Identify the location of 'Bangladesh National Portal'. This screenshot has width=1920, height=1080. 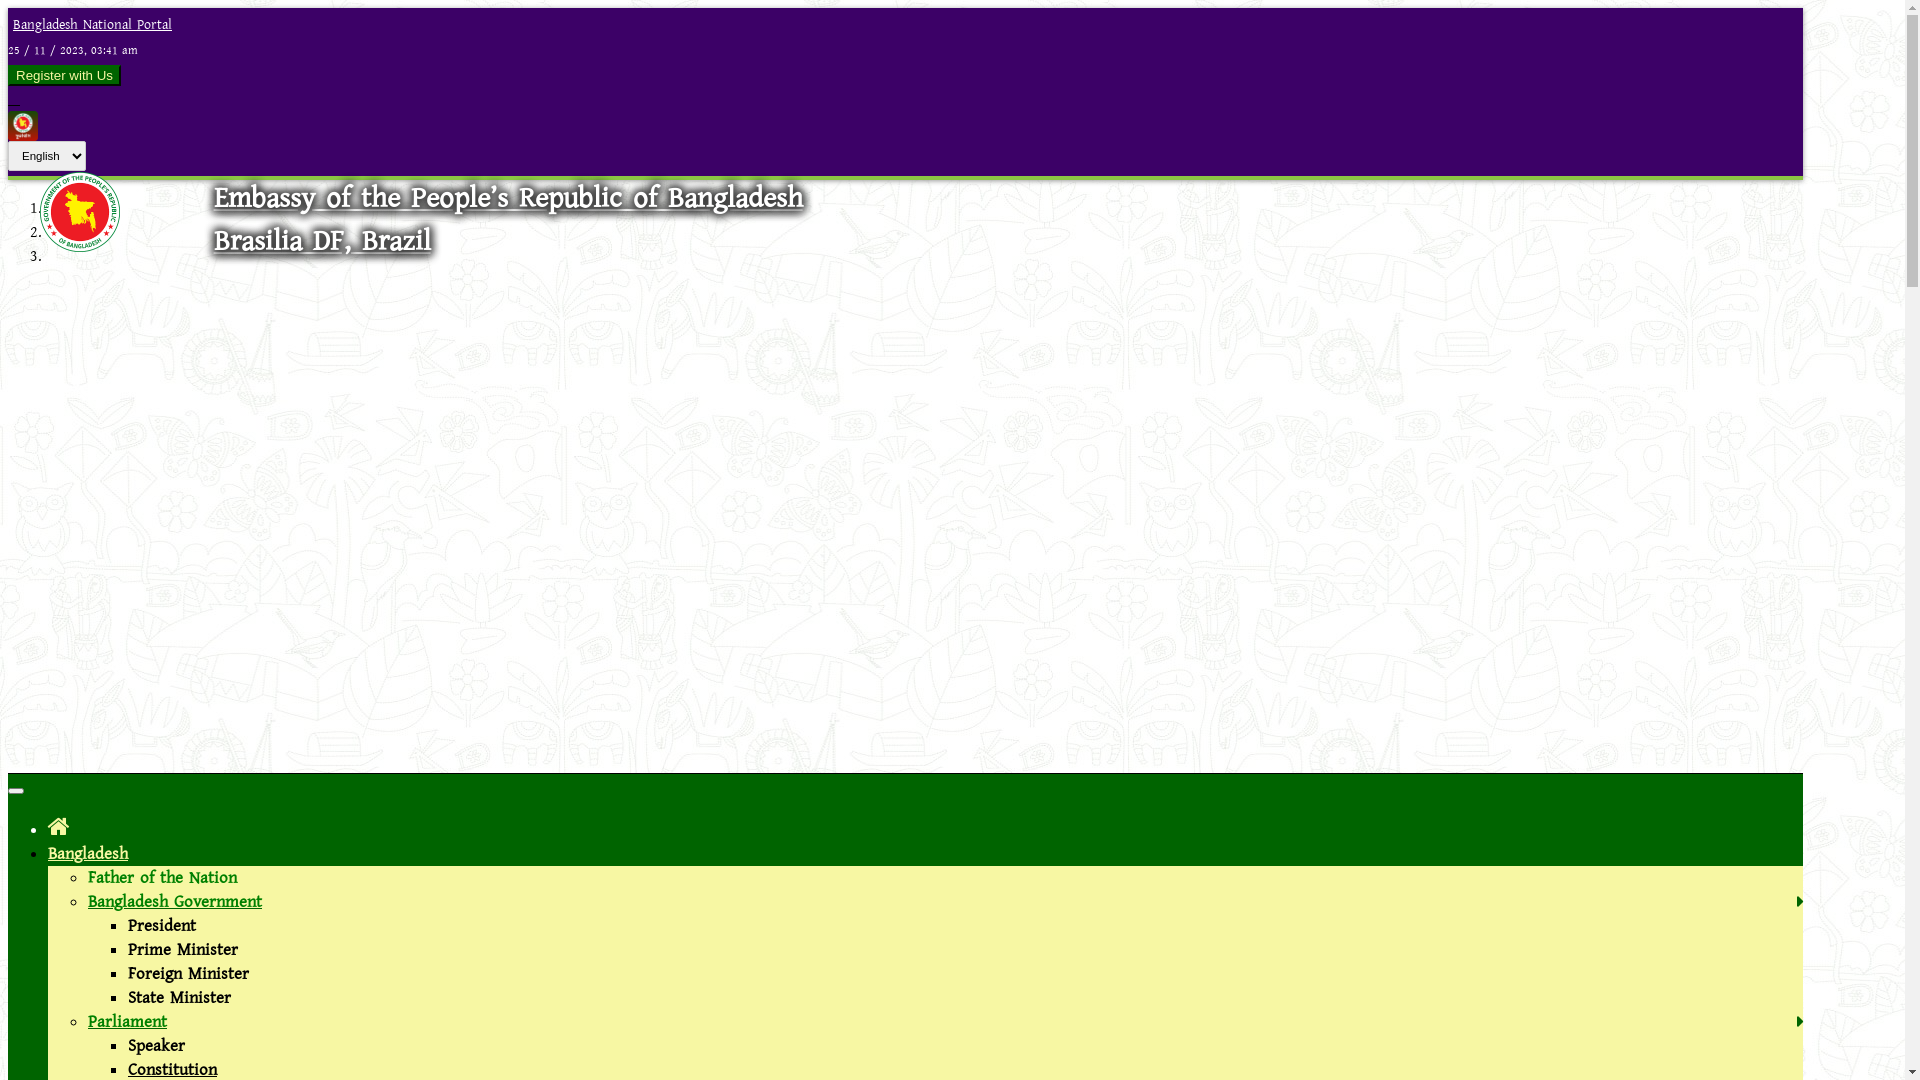
(89, 24).